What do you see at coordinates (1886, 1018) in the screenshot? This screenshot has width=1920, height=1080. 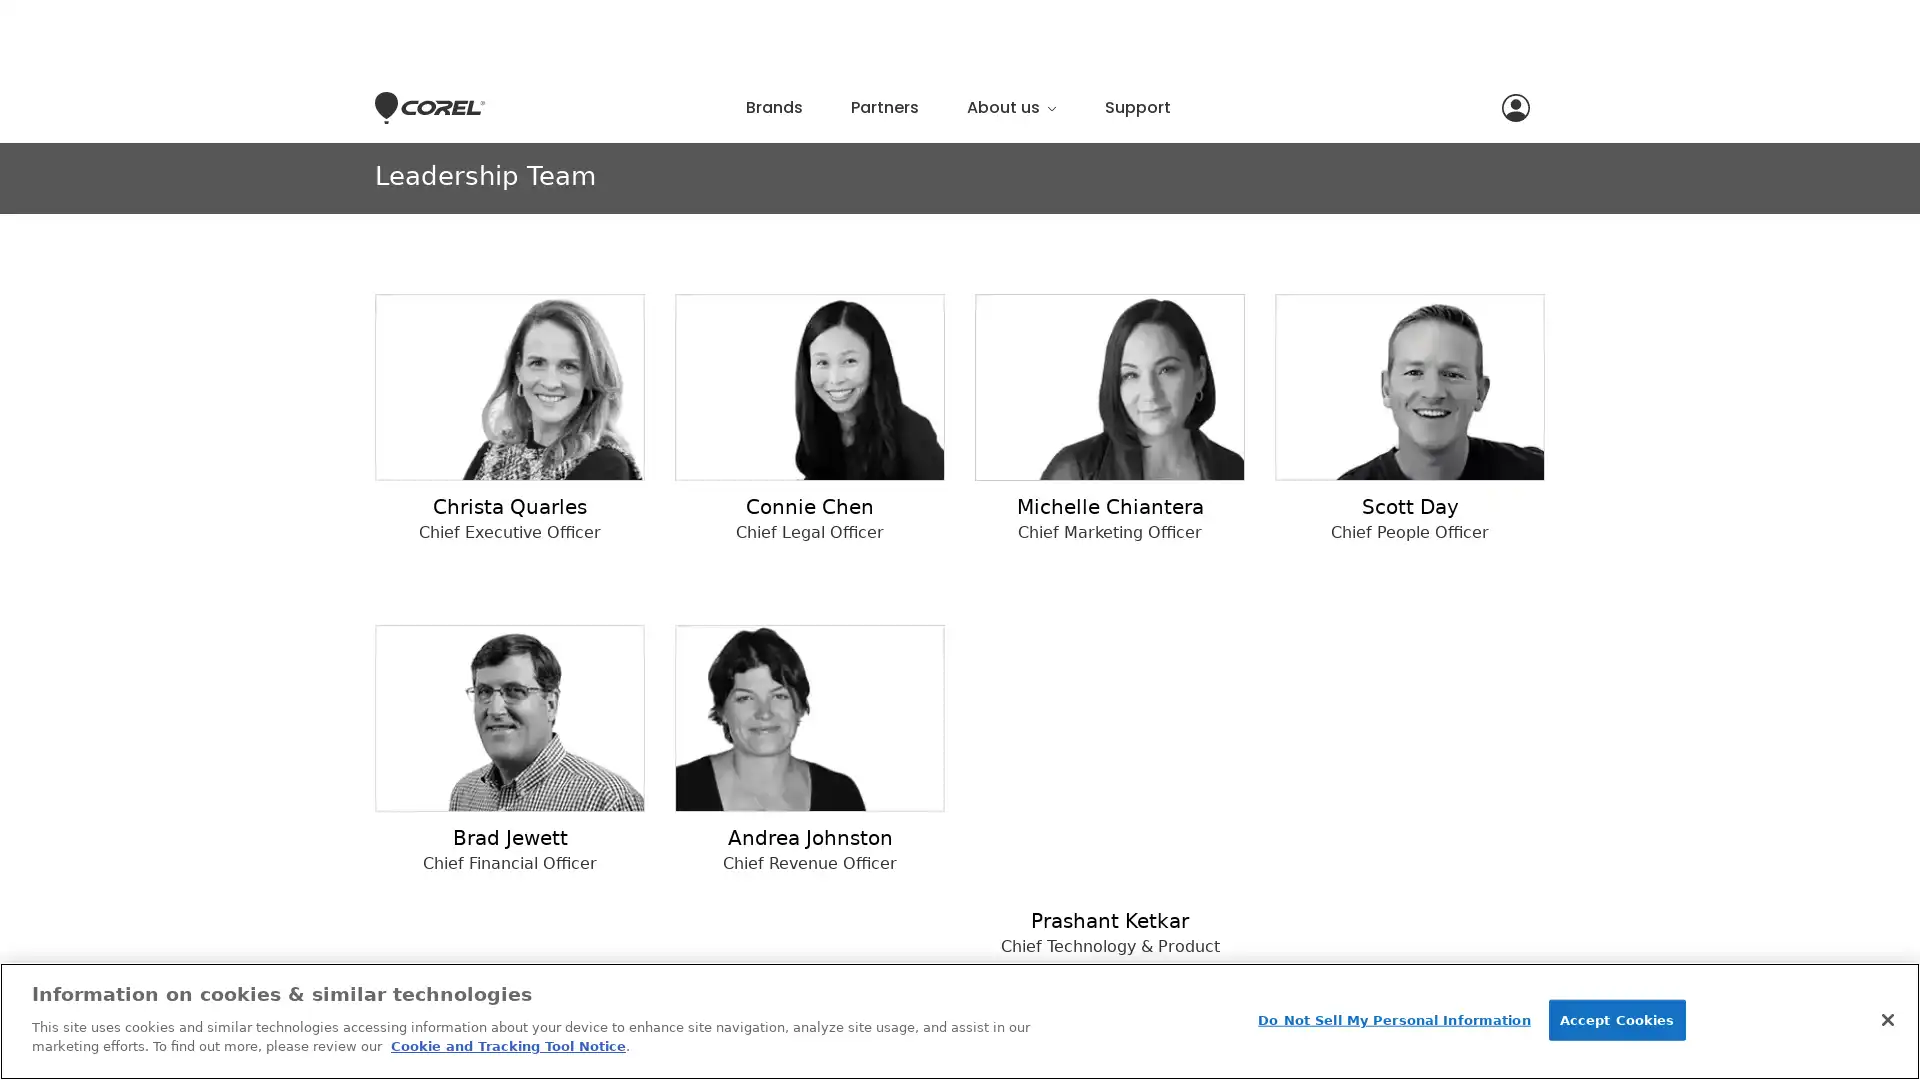 I see `Close` at bounding box center [1886, 1018].